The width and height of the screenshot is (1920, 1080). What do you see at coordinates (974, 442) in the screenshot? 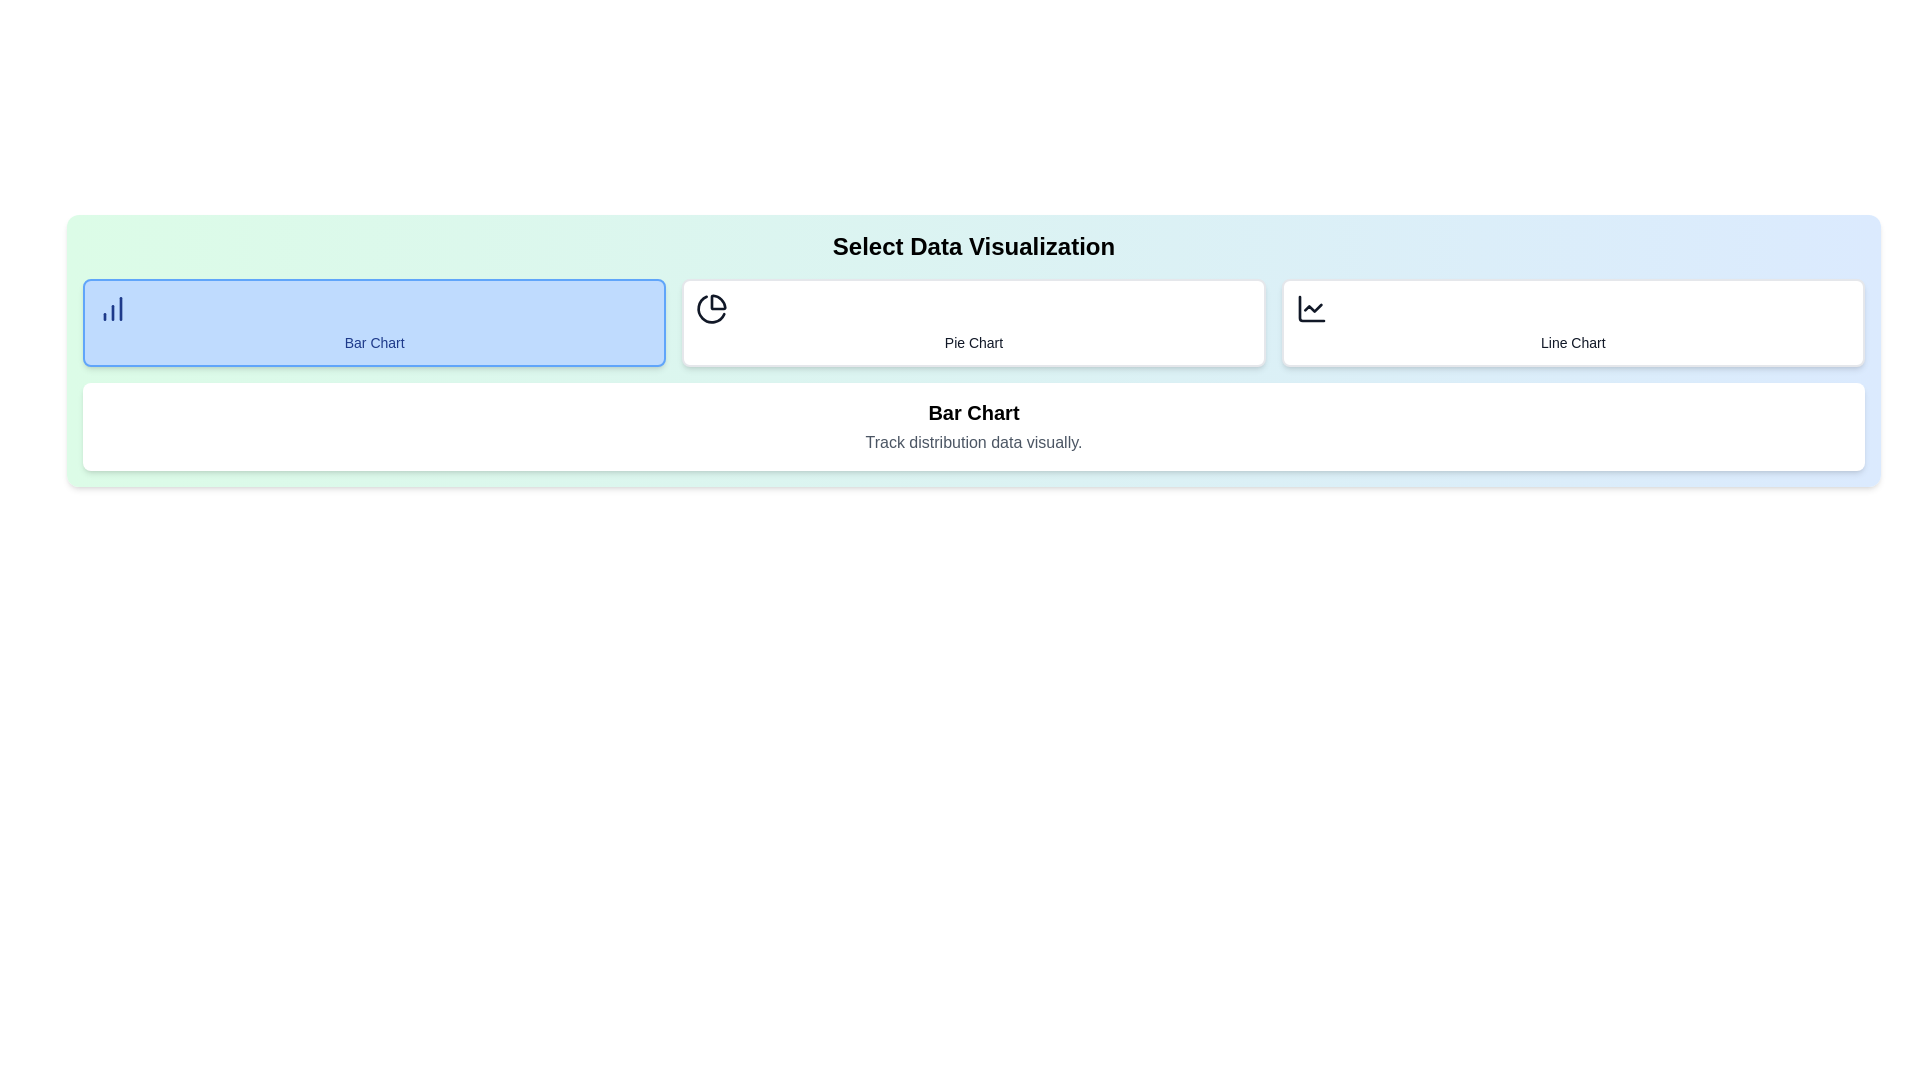
I see `the text element that provides additional context about the 'Bar Chart' selection, located below the 'Bar Chart' title in a white box with rounded corners` at bounding box center [974, 442].